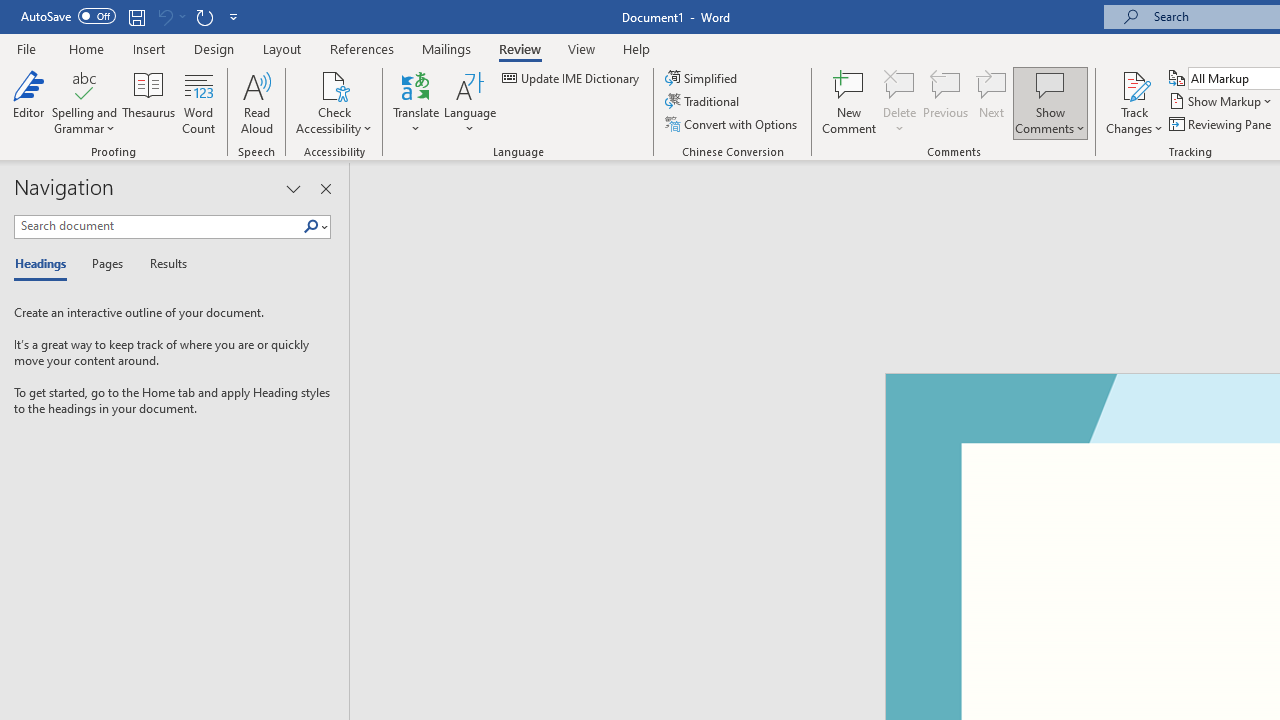  I want to click on 'Read Aloud', so click(255, 103).